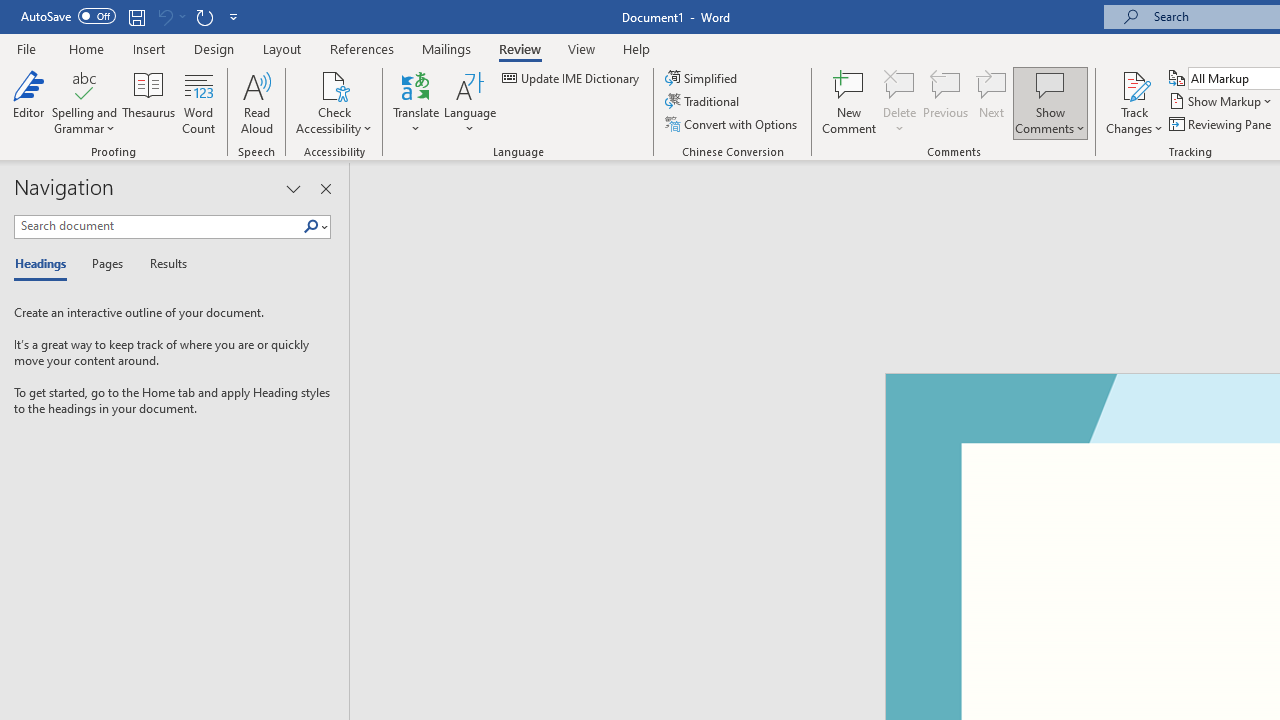  I want to click on 'Read Aloud', so click(255, 103).